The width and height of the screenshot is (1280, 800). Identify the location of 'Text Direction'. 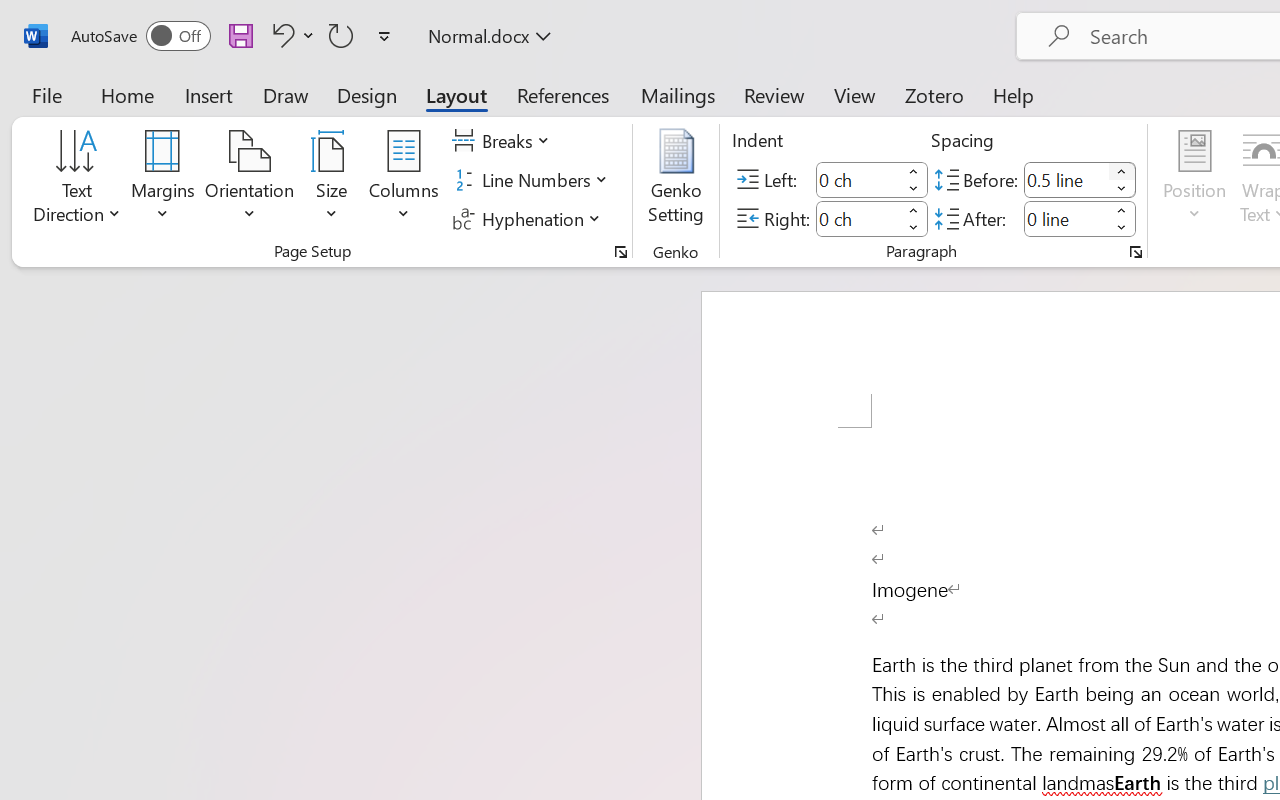
(77, 179).